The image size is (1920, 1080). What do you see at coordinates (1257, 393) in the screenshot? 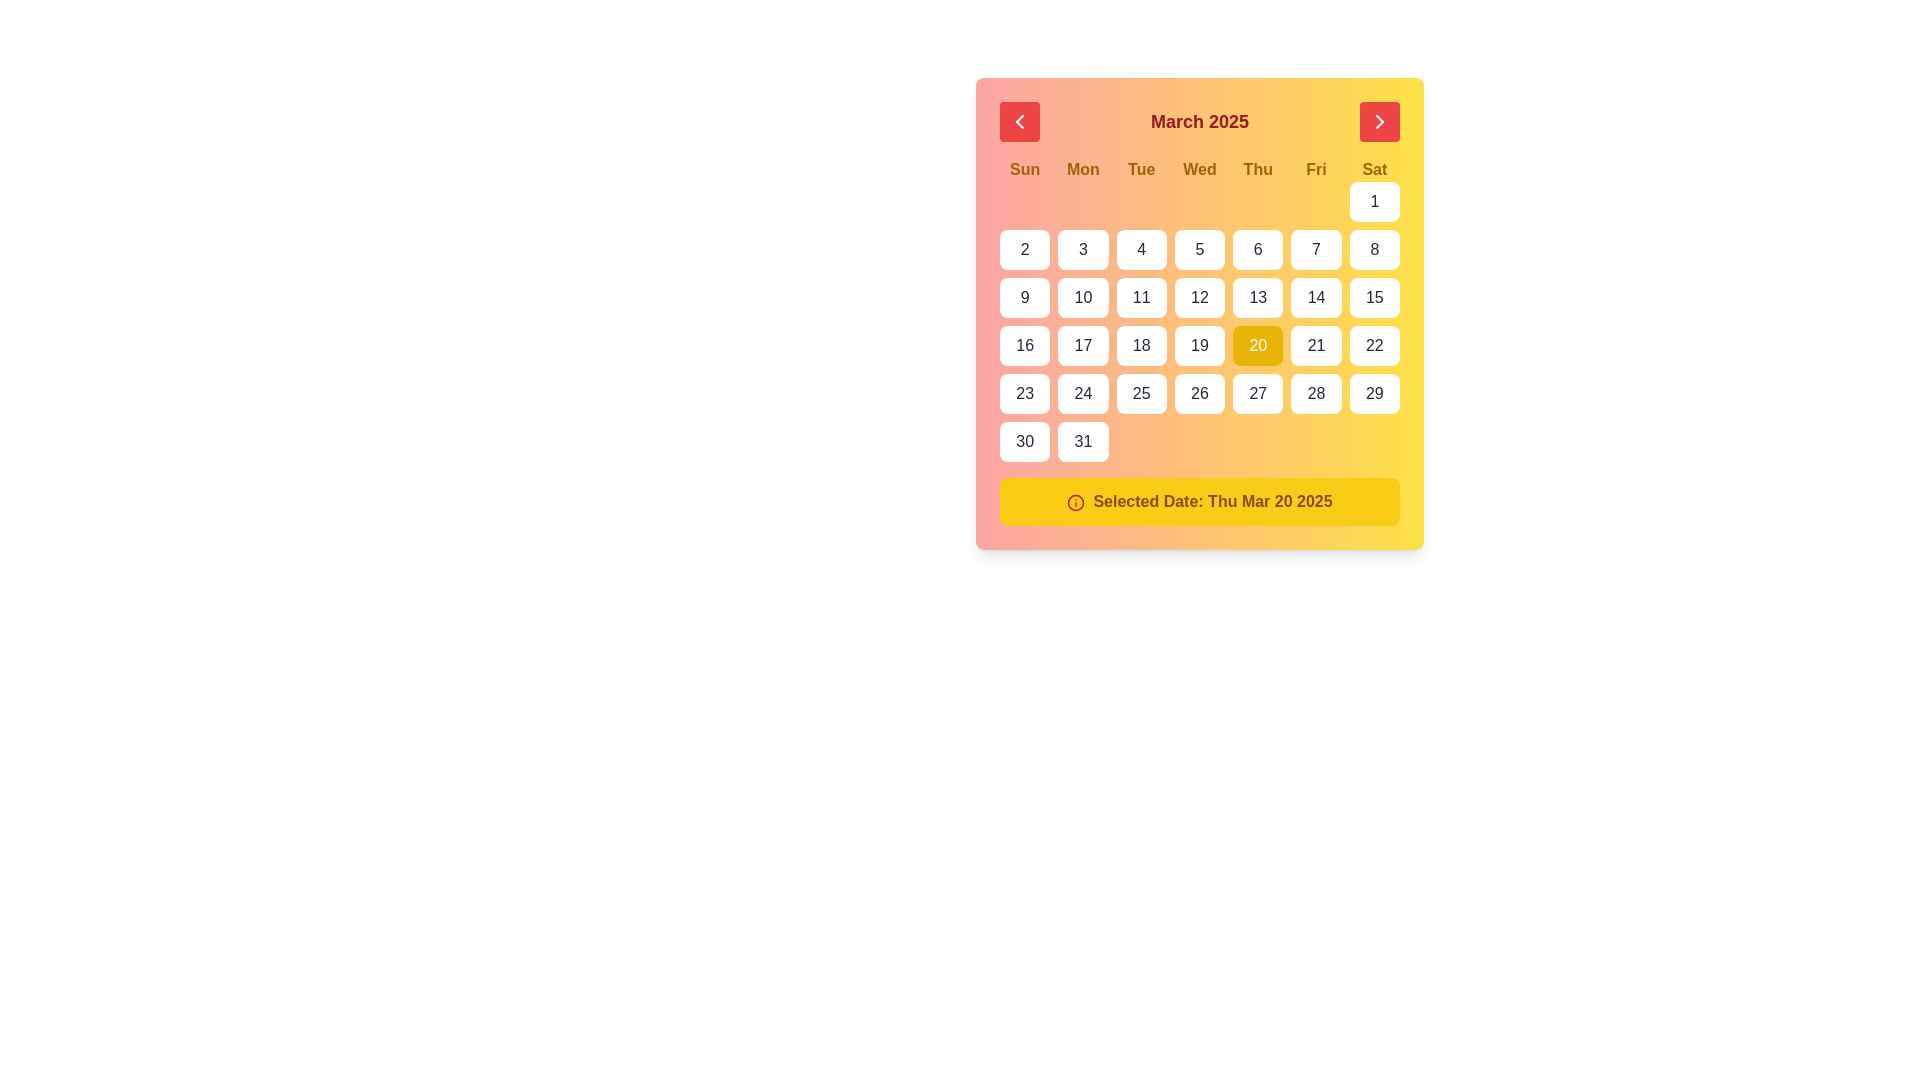
I see `the rounded rectangular button displaying '27', located in the last row and fifth column of the calendar grid, to observe the UI state change` at bounding box center [1257, 393].